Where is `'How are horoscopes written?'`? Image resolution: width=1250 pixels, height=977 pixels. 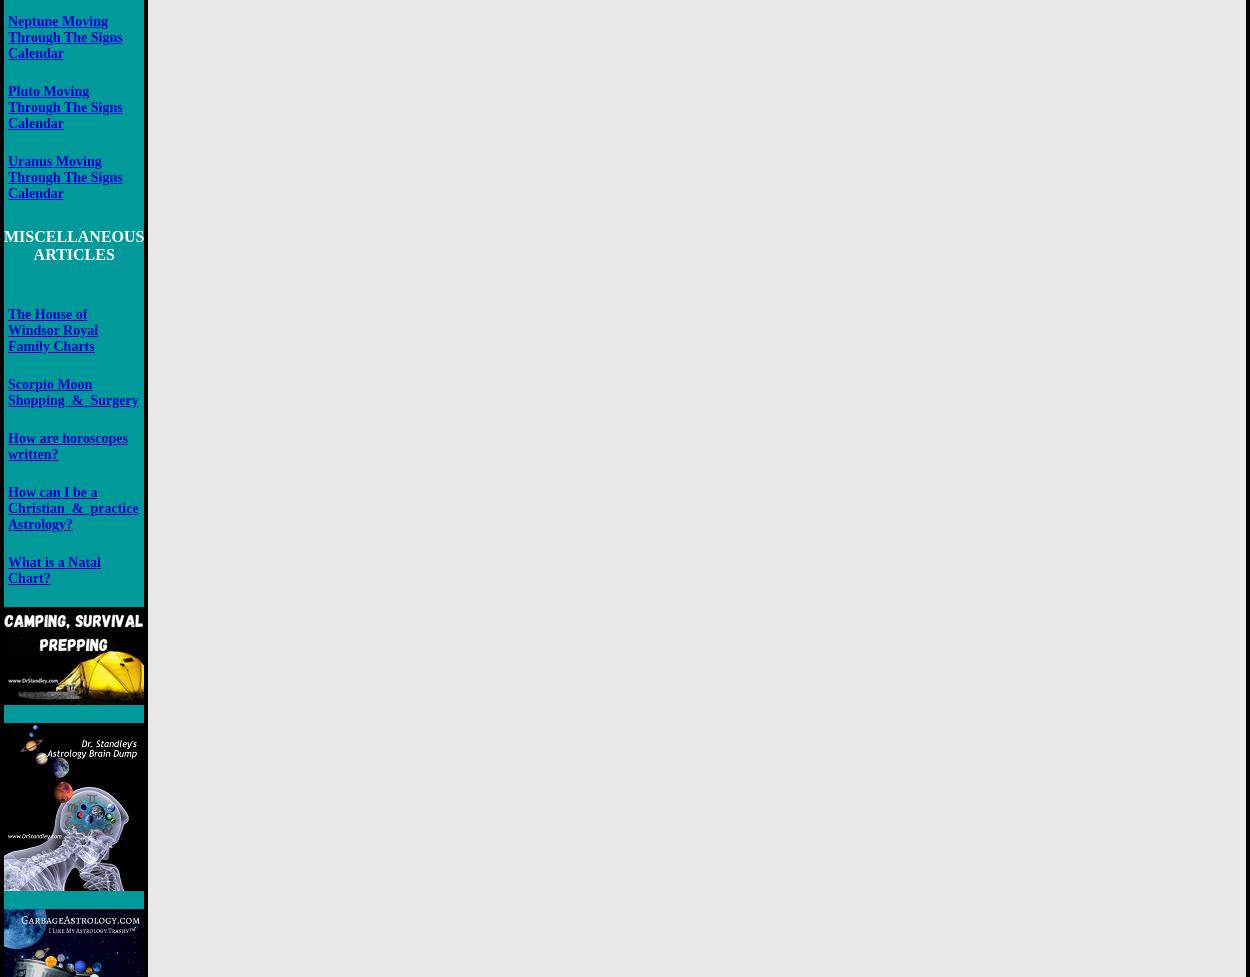 'How are horoscopes written?' is located at coordinates (67, 445).